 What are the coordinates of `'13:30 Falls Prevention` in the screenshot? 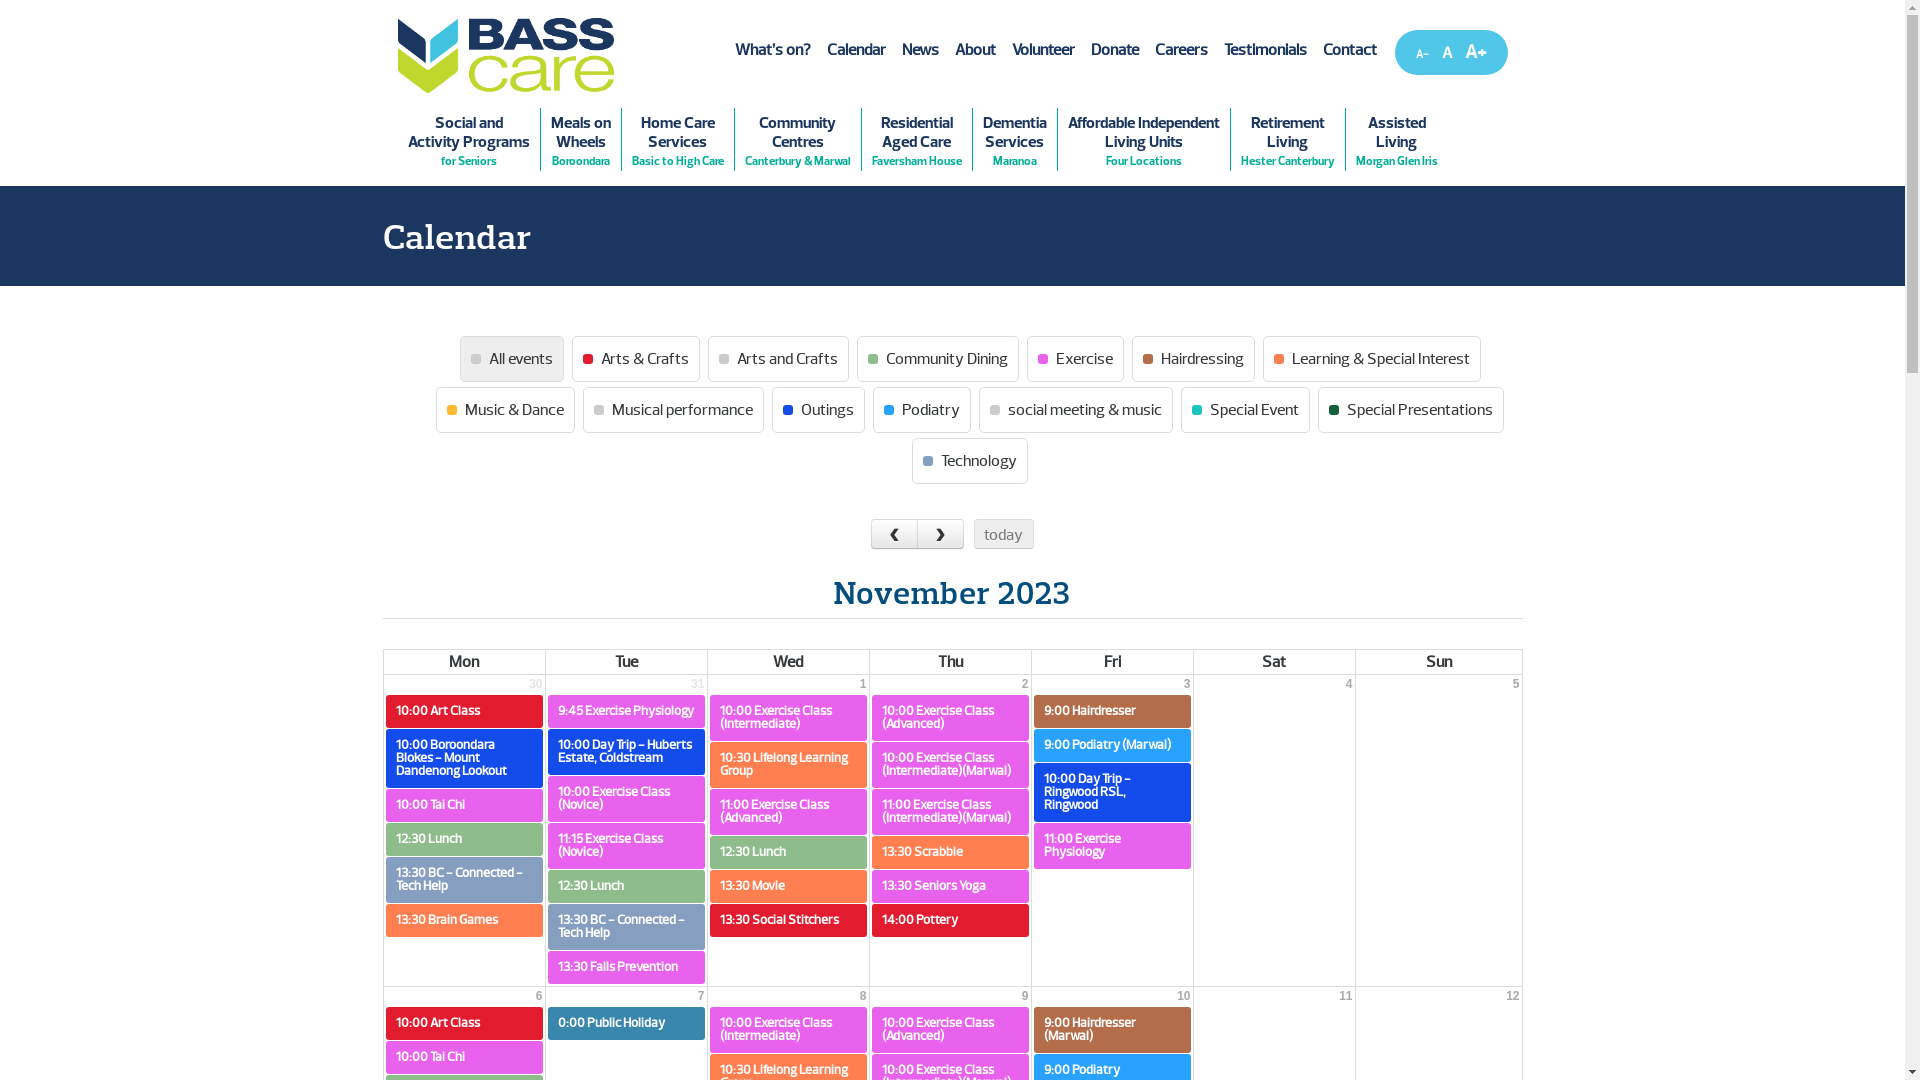 It's located at (625, 966).